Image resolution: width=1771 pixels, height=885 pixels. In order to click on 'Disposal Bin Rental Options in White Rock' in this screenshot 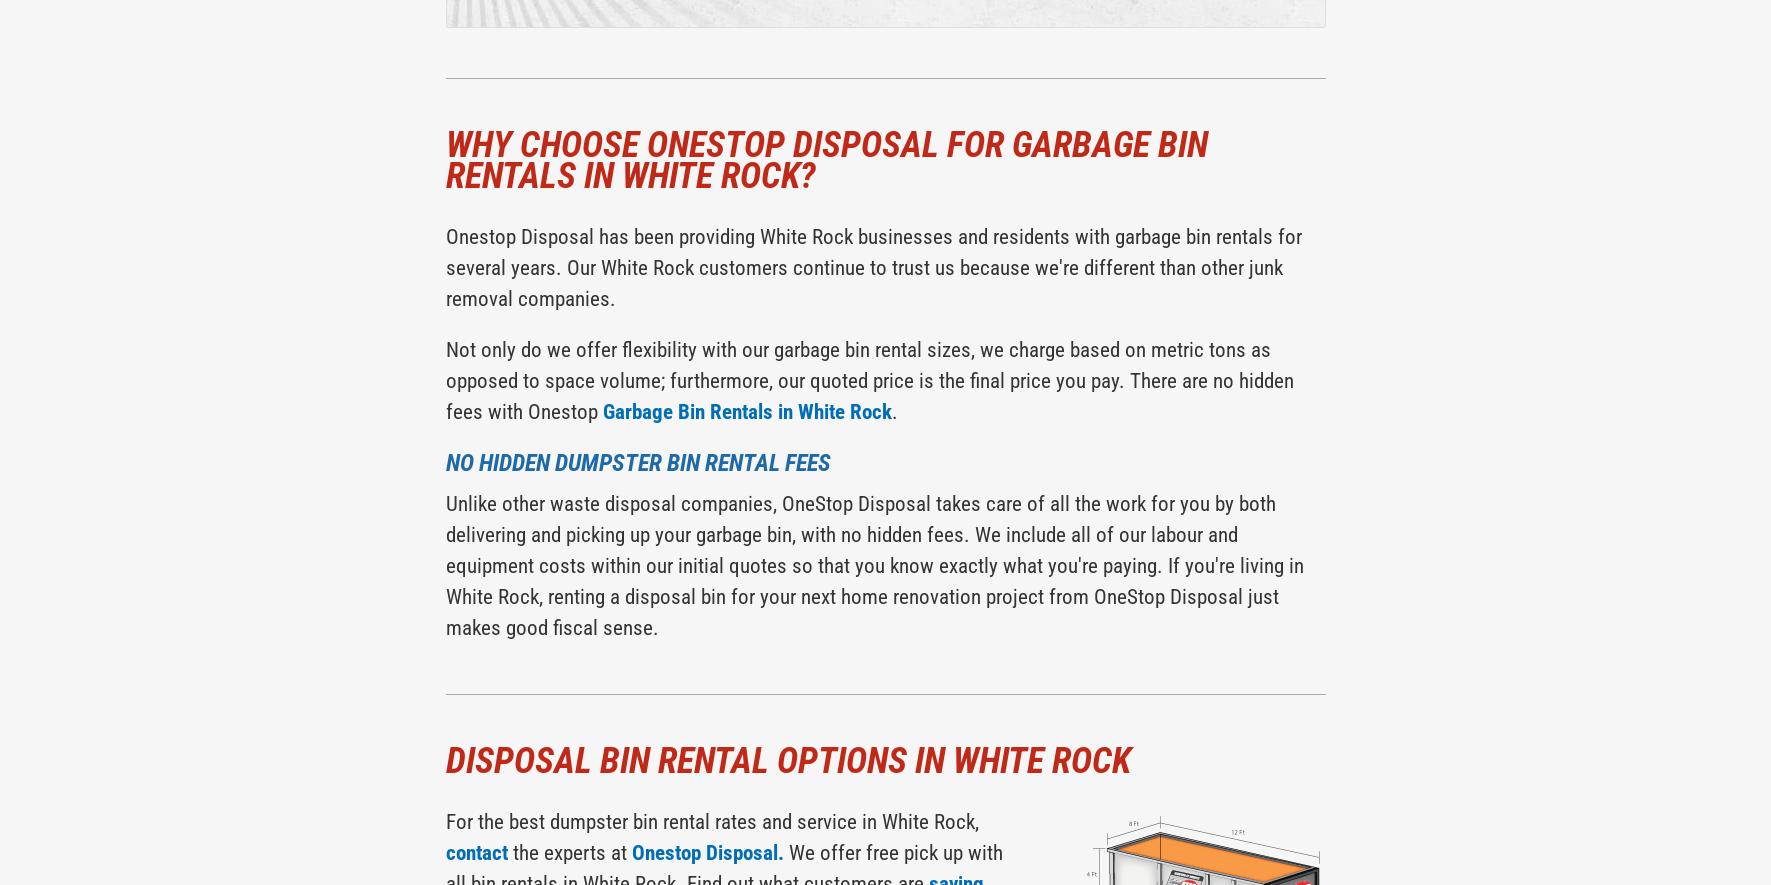, I will do `click(786, 761)`.